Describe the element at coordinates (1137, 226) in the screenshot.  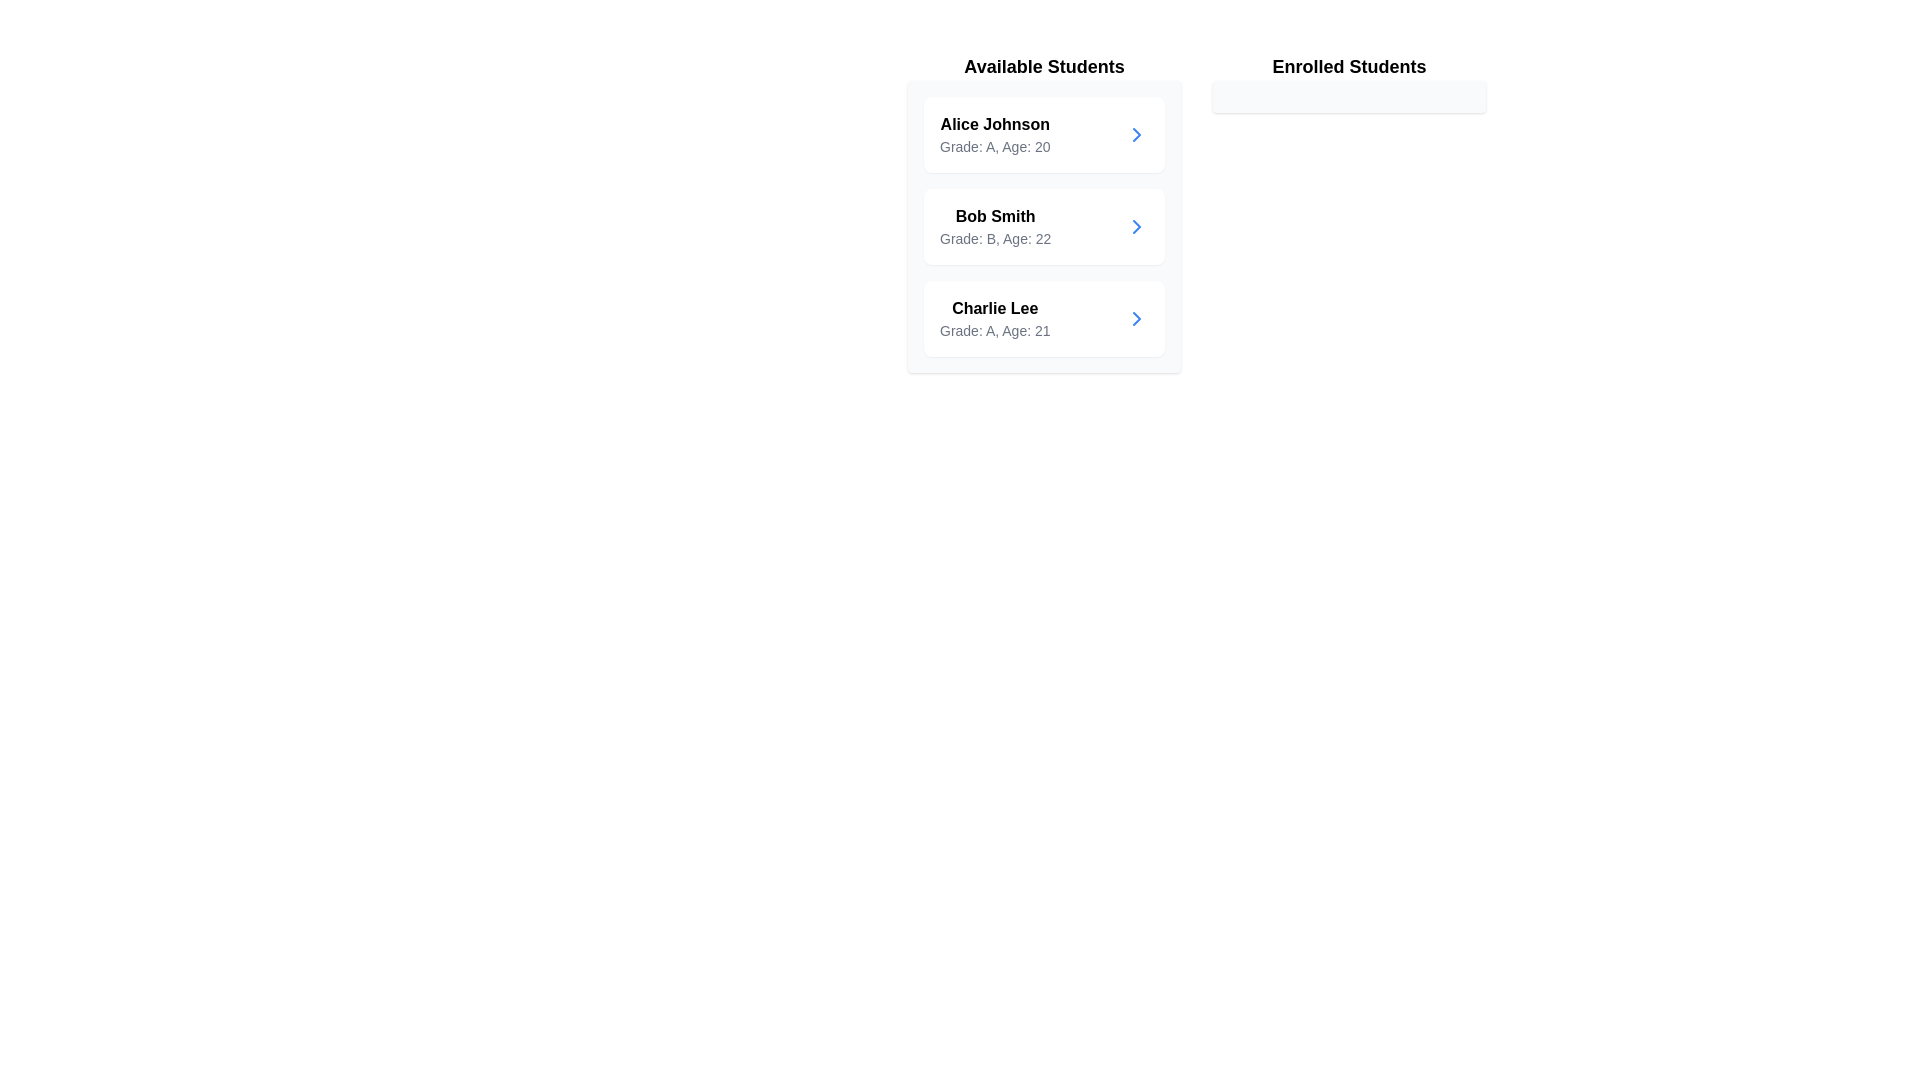
I see `transfer button for the student Bob Smith to move them to the enrolled list` at that location.